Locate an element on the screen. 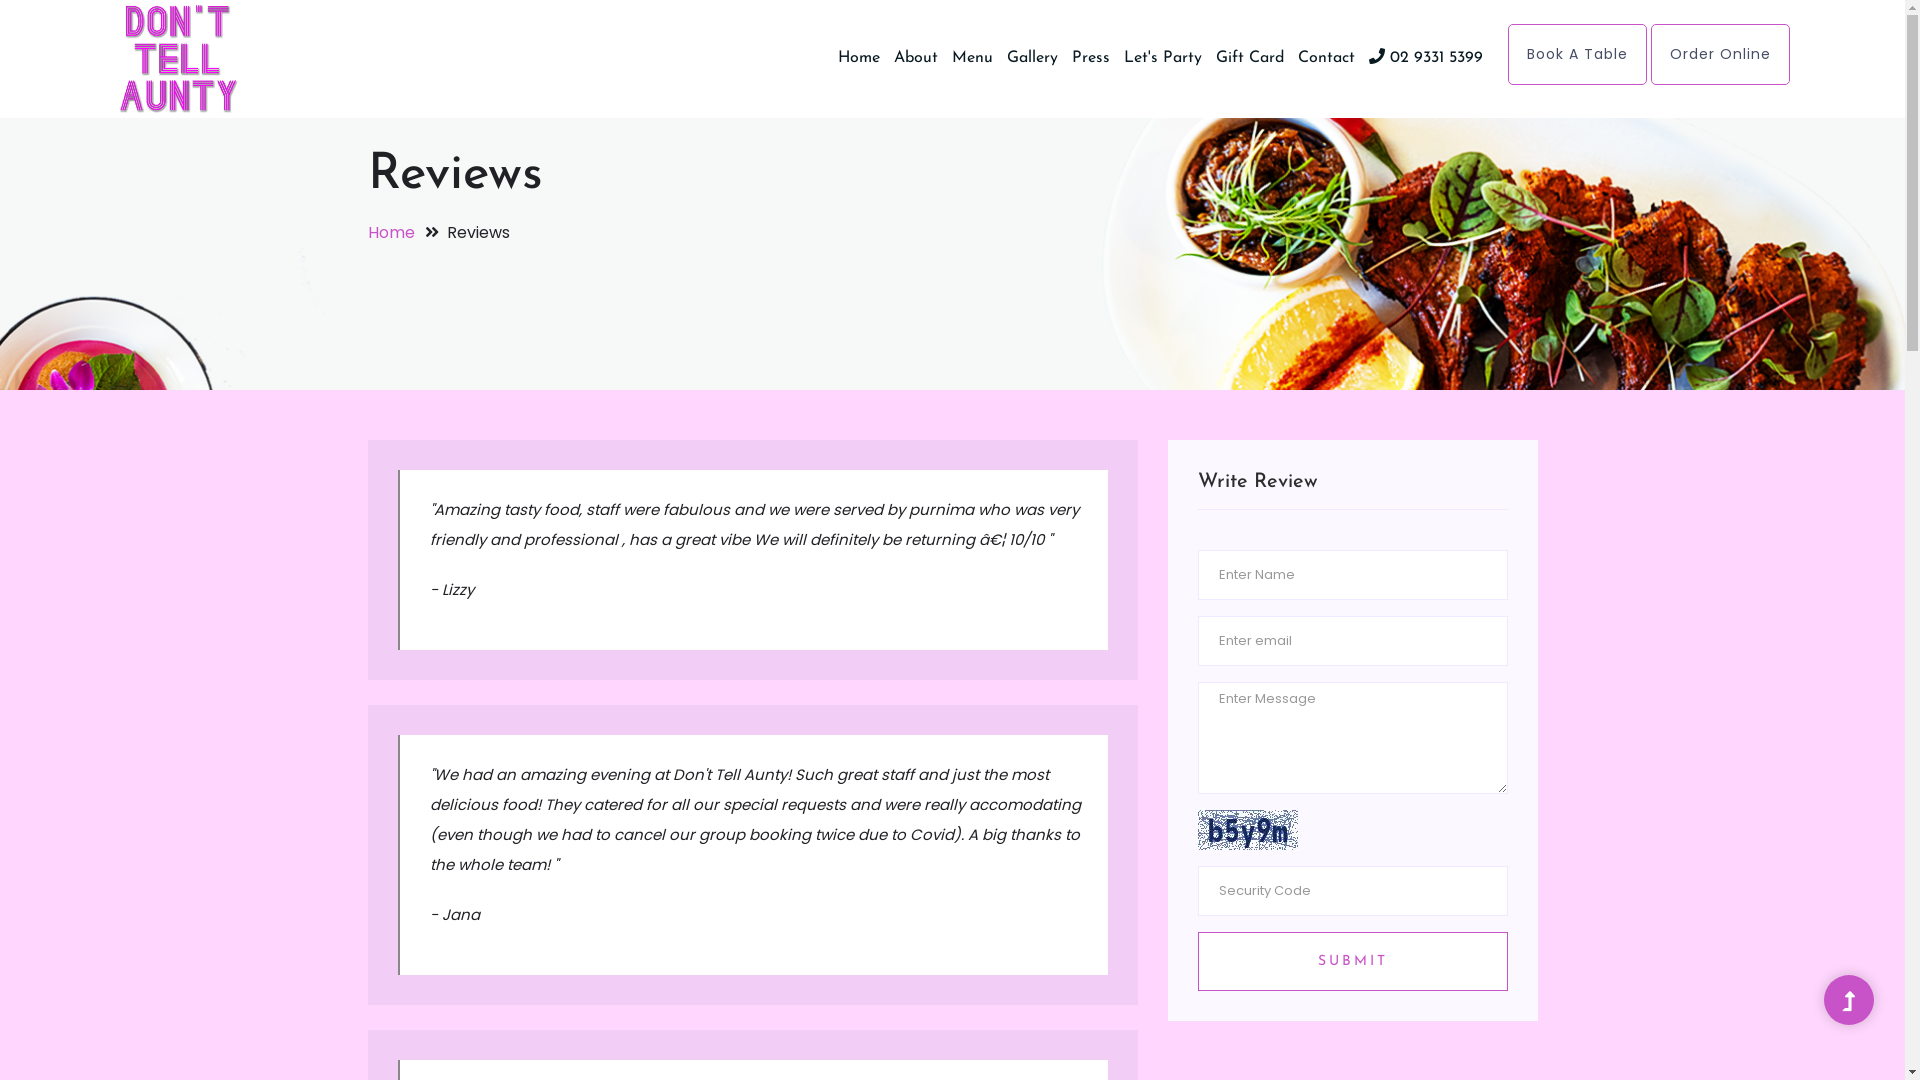  'Home' is located at coordinates (859, 56).